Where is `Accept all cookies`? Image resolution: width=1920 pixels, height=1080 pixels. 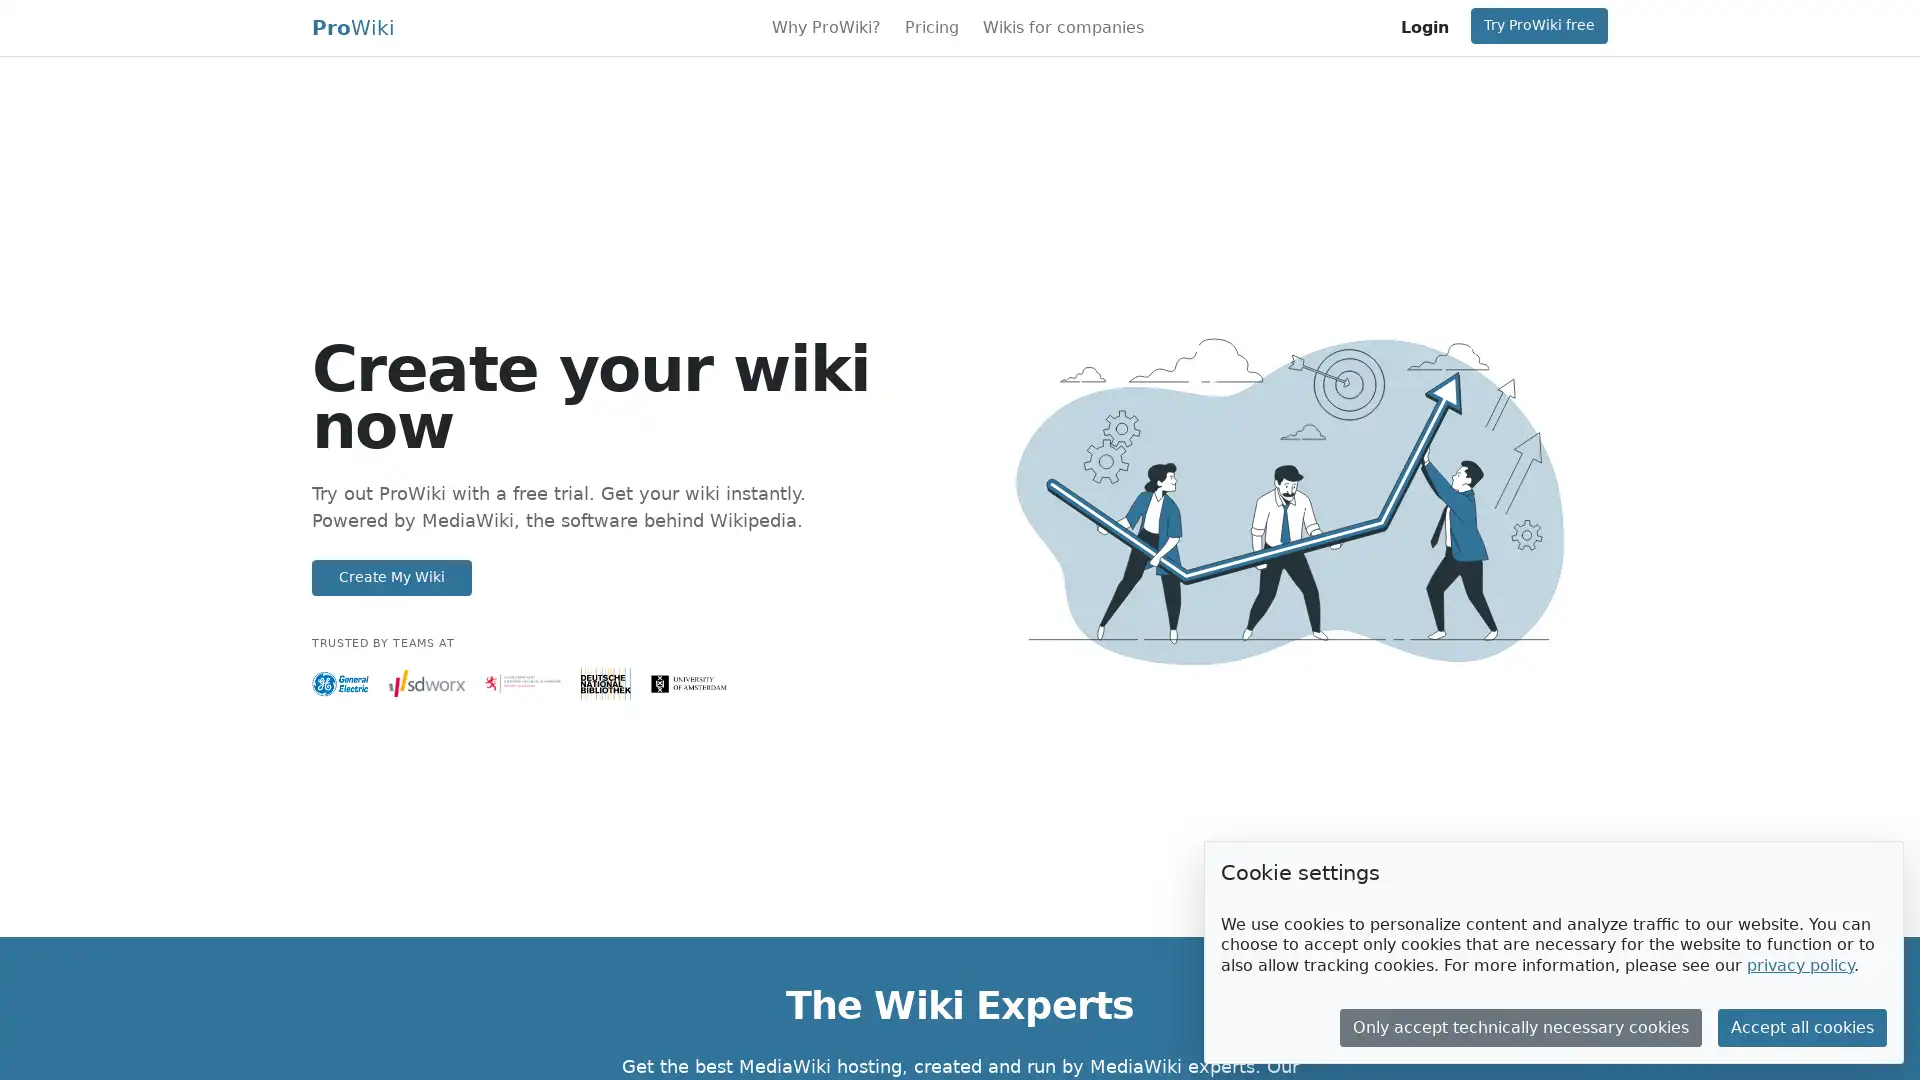 Accept all cookies is located at coordinates (1802, 1028).